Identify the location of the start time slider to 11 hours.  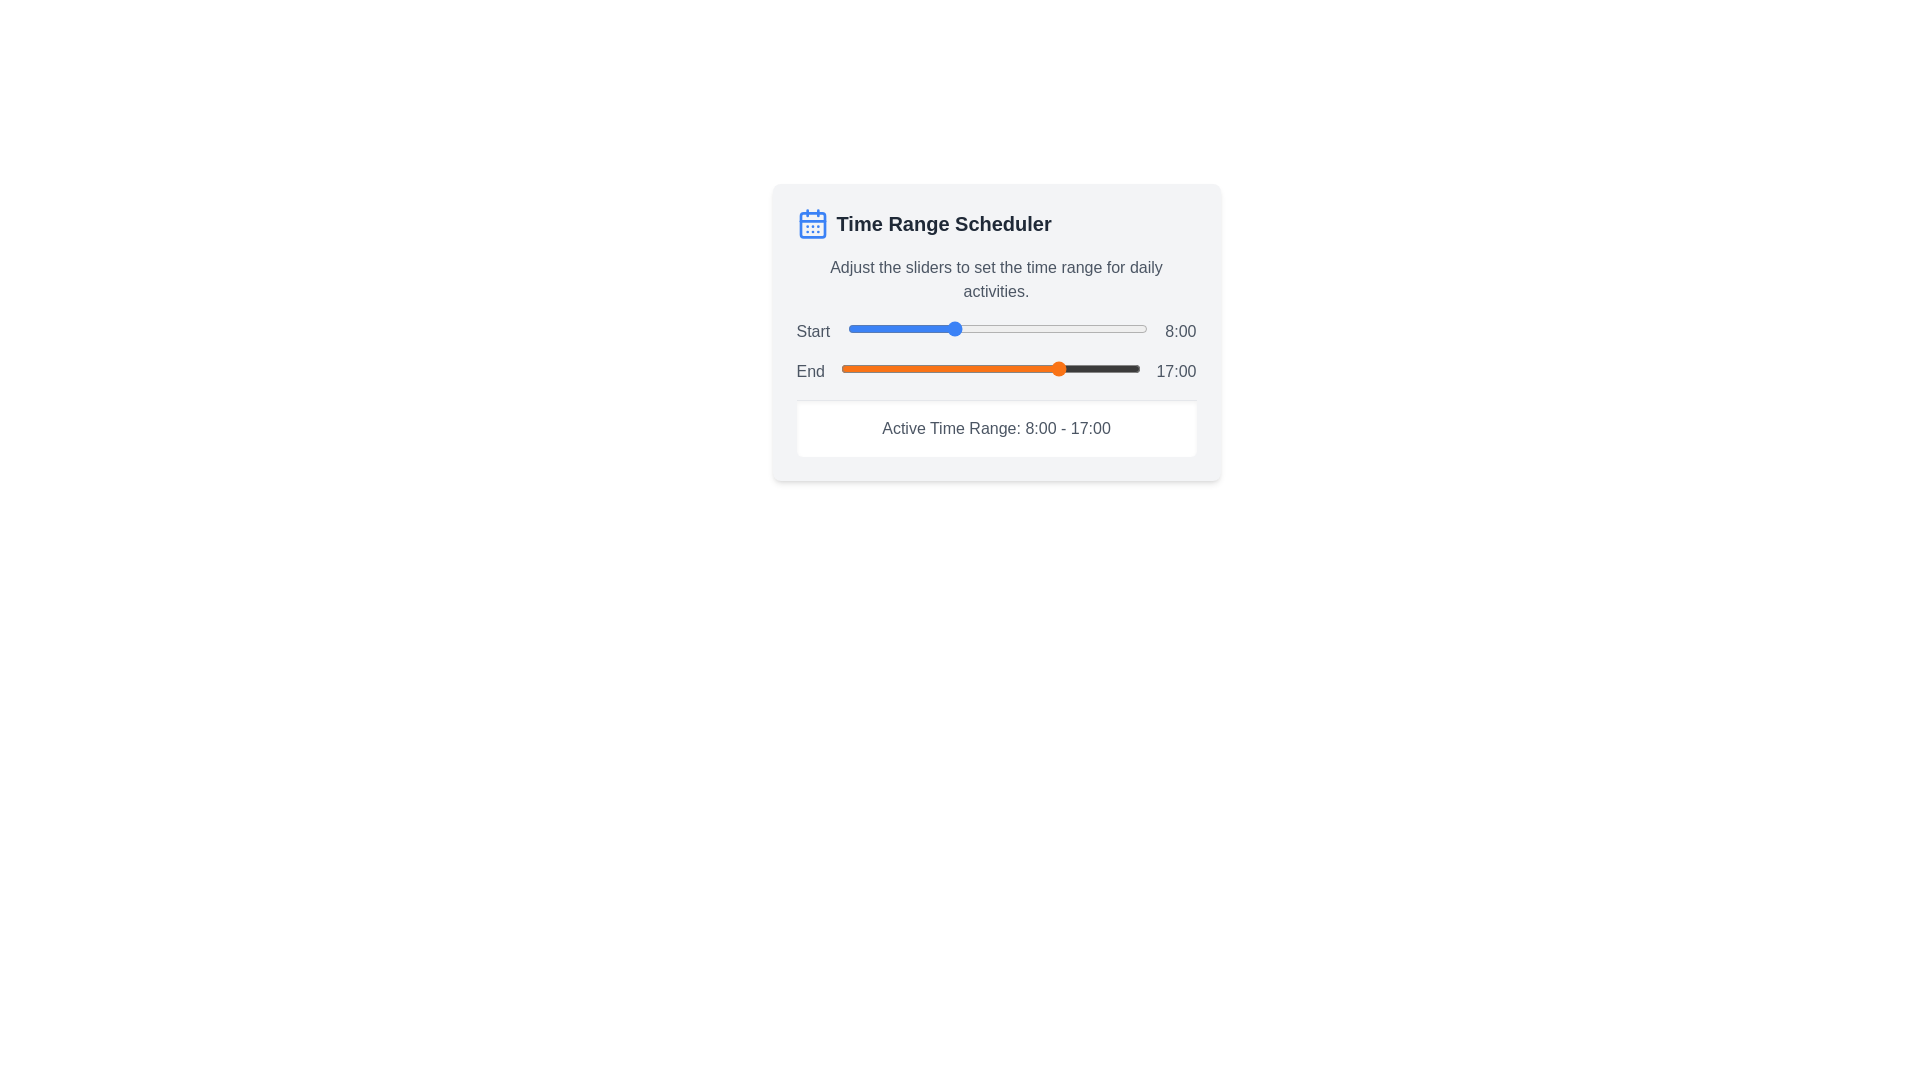
(991, 327).